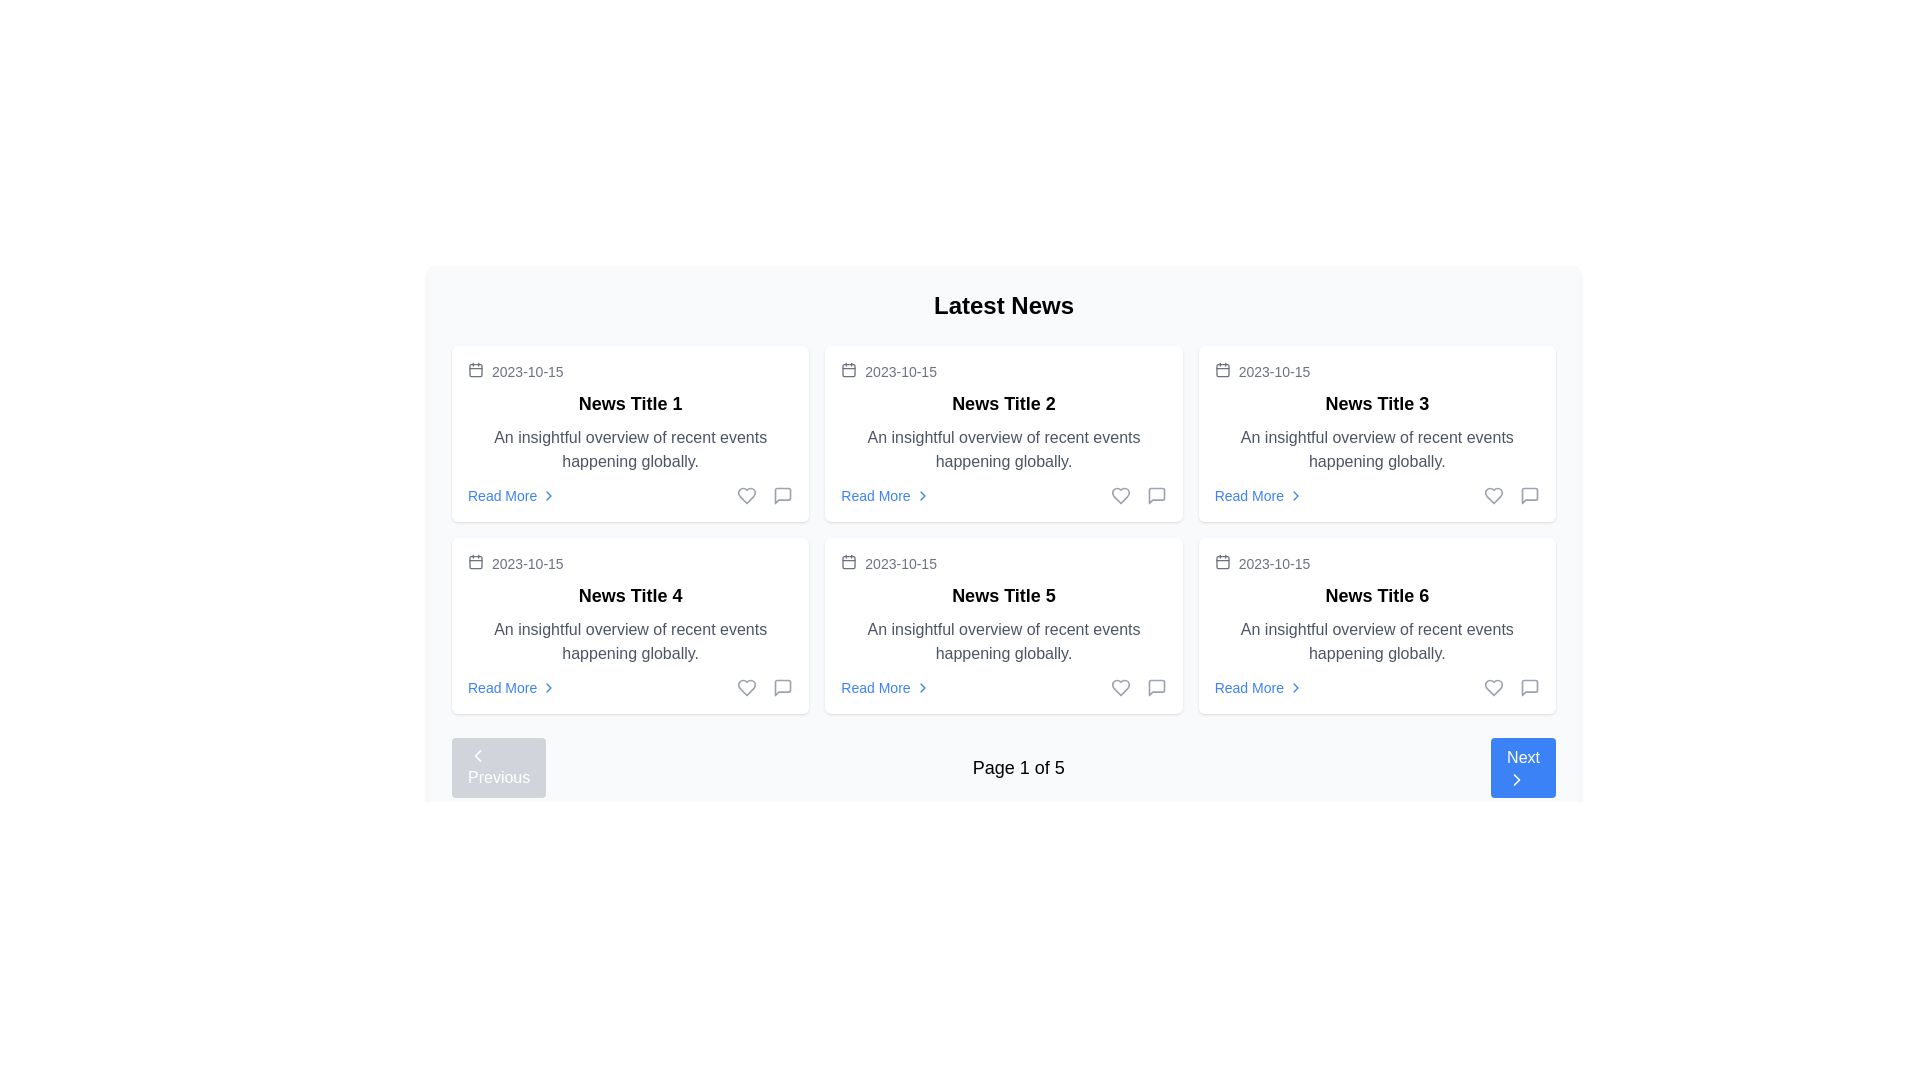  I want to click on highlighted title of the news item displayed in the second card of the news grid layout, located above the descriptive text and below the date label, so click(1003, 595).